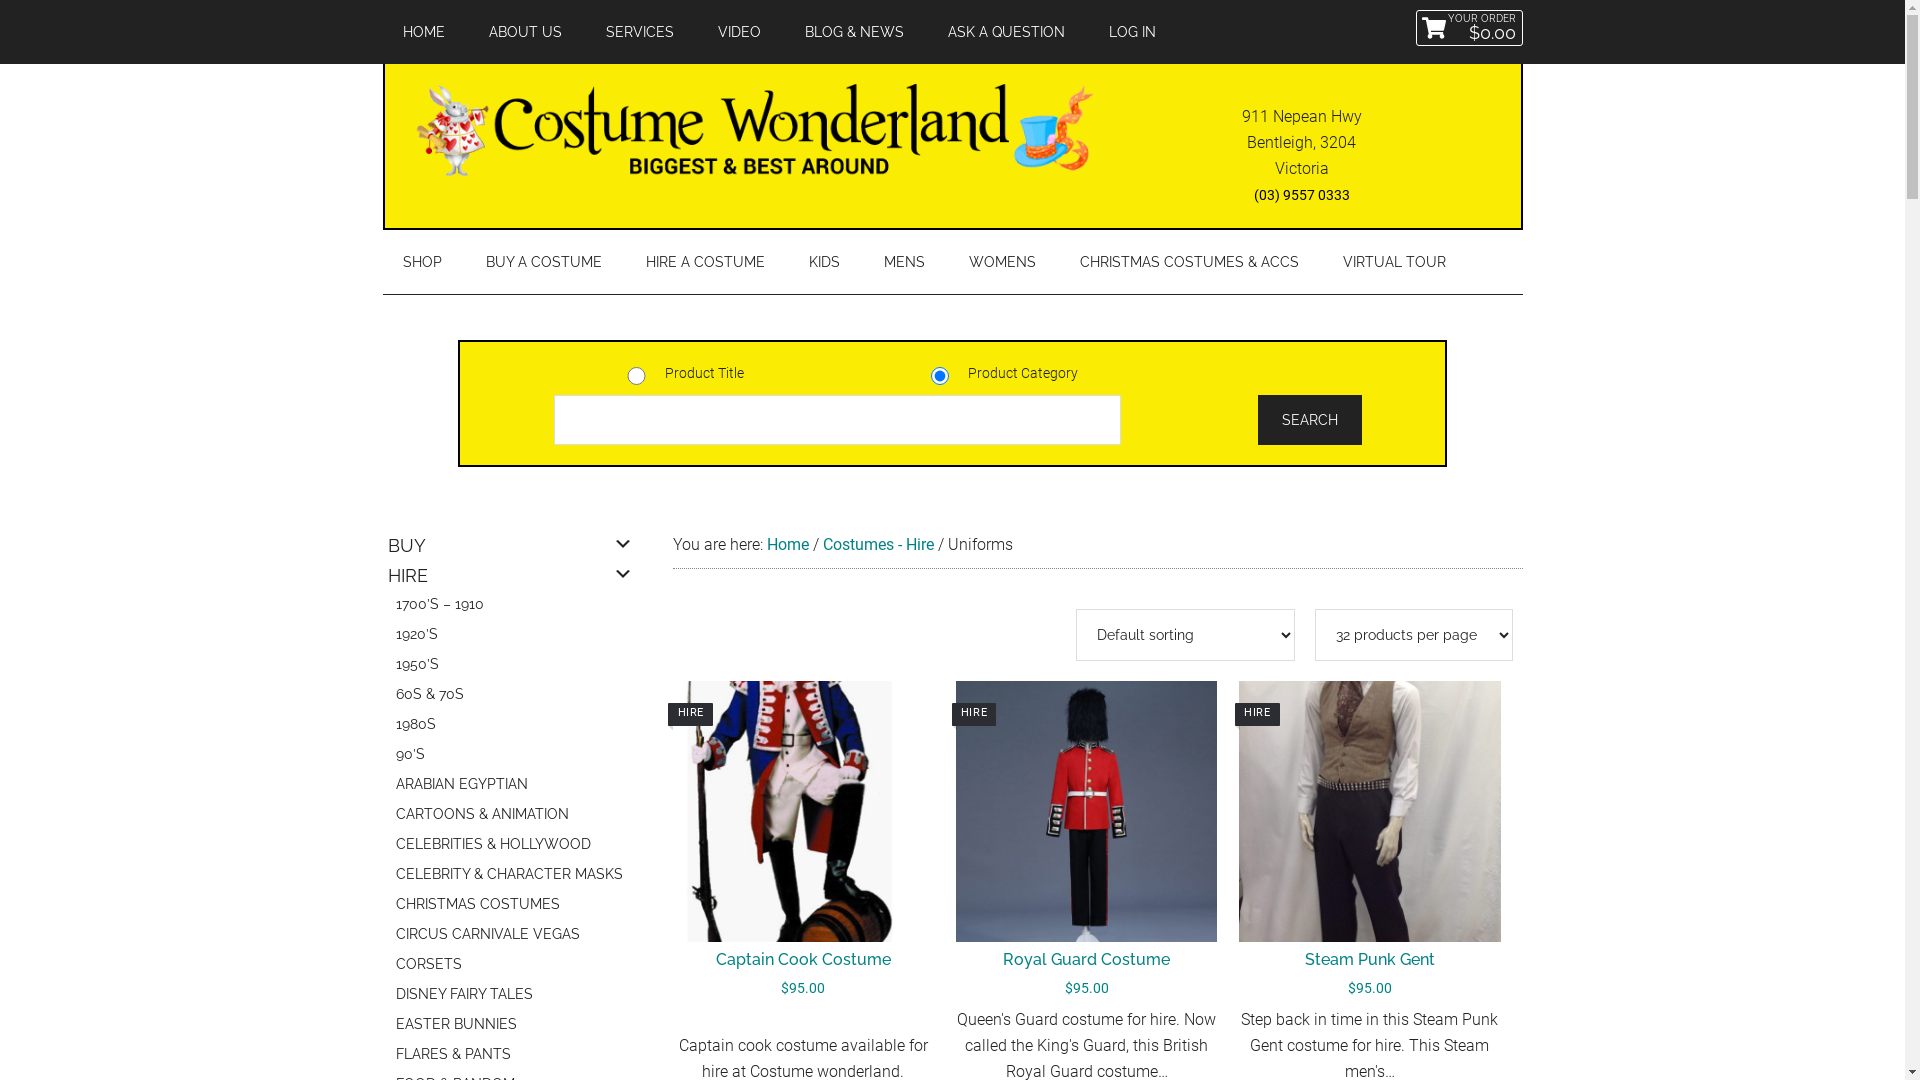 Image resolution: width=1920 pixels, height=1080 pixels. Describe the element at coordinates (853, 31) in the screenshot. I see `'BLOG & NEWS'` at that location.